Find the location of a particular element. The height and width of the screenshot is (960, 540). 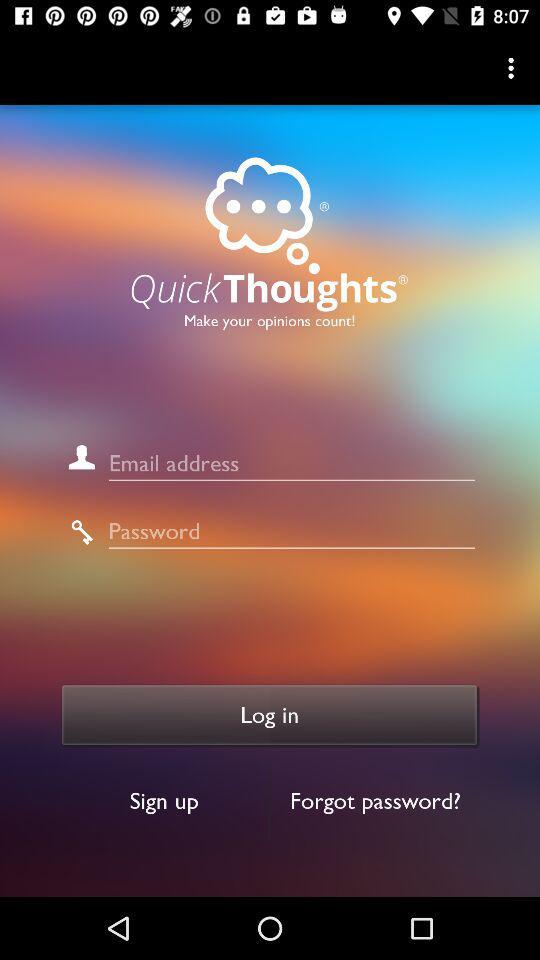

field to input password is located at coordinates (290, 530).